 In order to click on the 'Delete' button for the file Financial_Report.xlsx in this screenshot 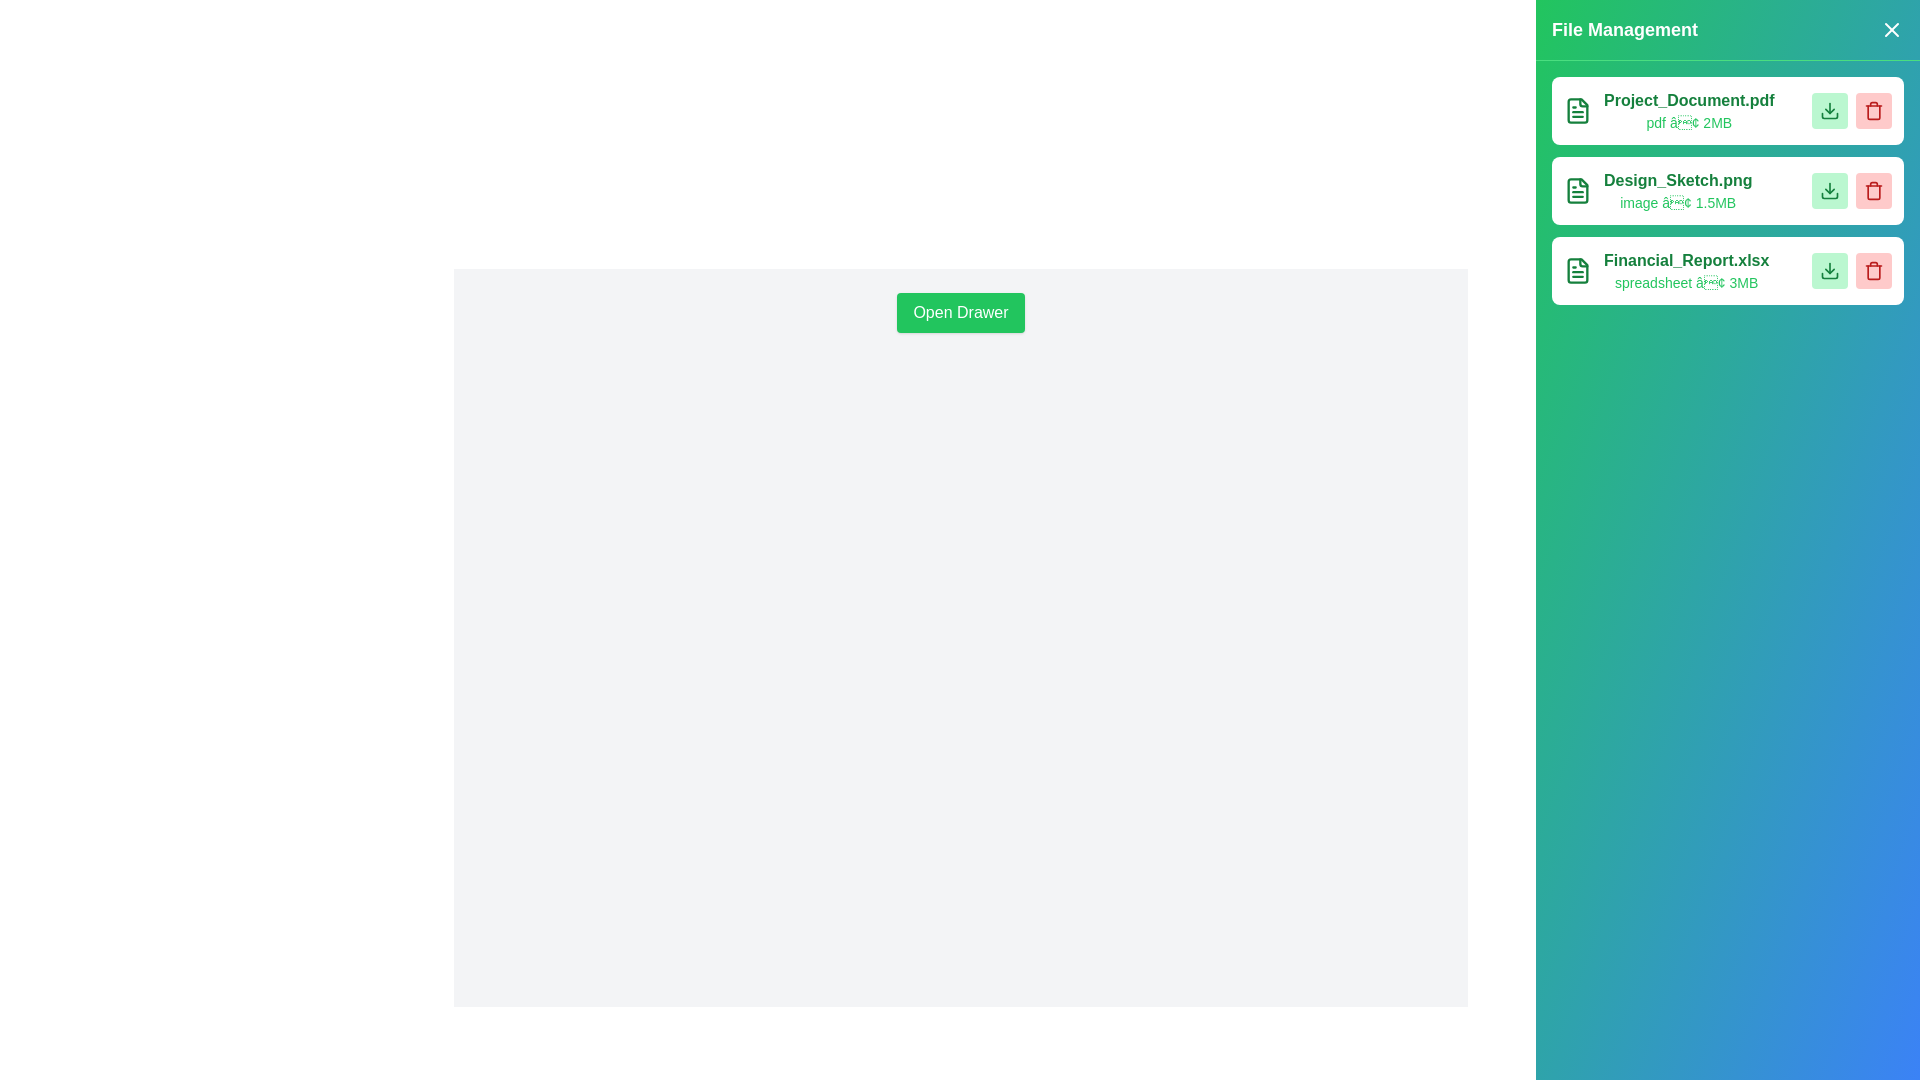, I will do `click(1872, 270)`.